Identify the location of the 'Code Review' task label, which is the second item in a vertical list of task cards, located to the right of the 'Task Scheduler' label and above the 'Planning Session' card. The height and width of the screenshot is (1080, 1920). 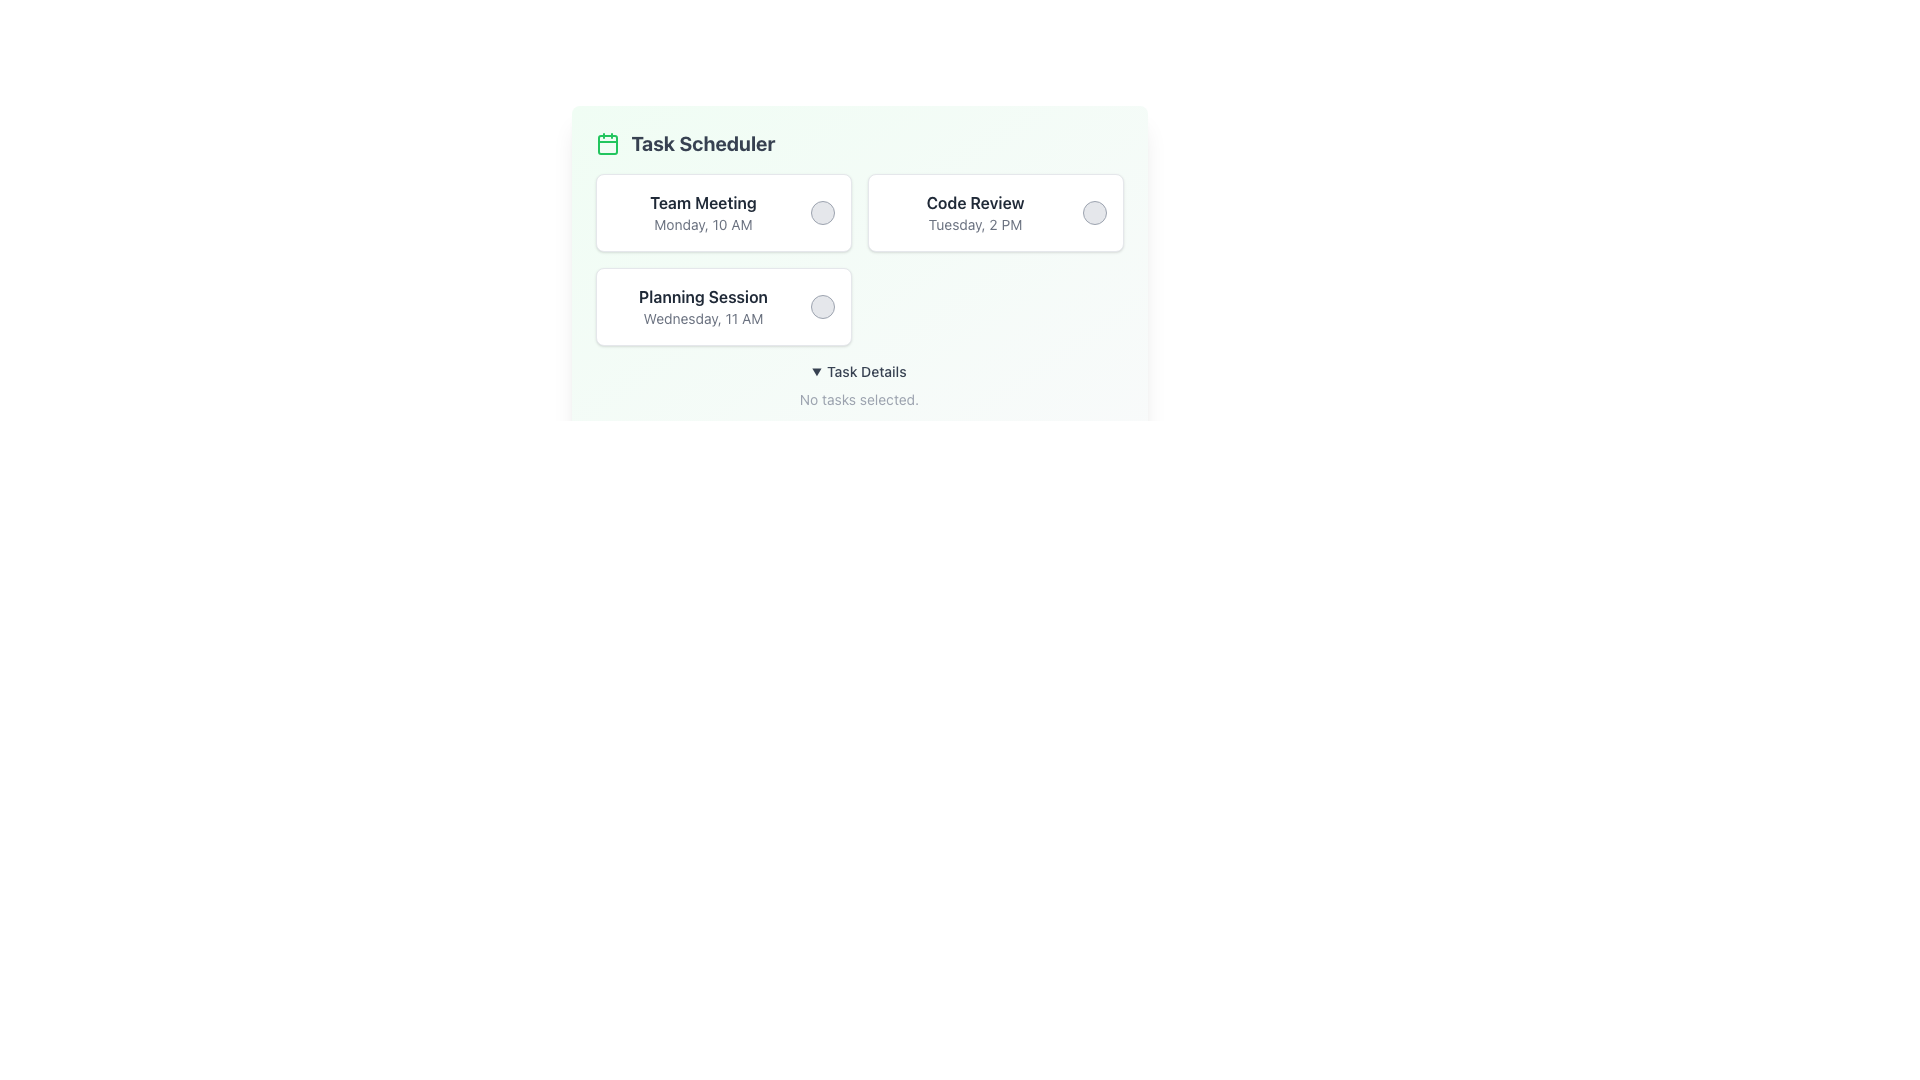
(975, 212).